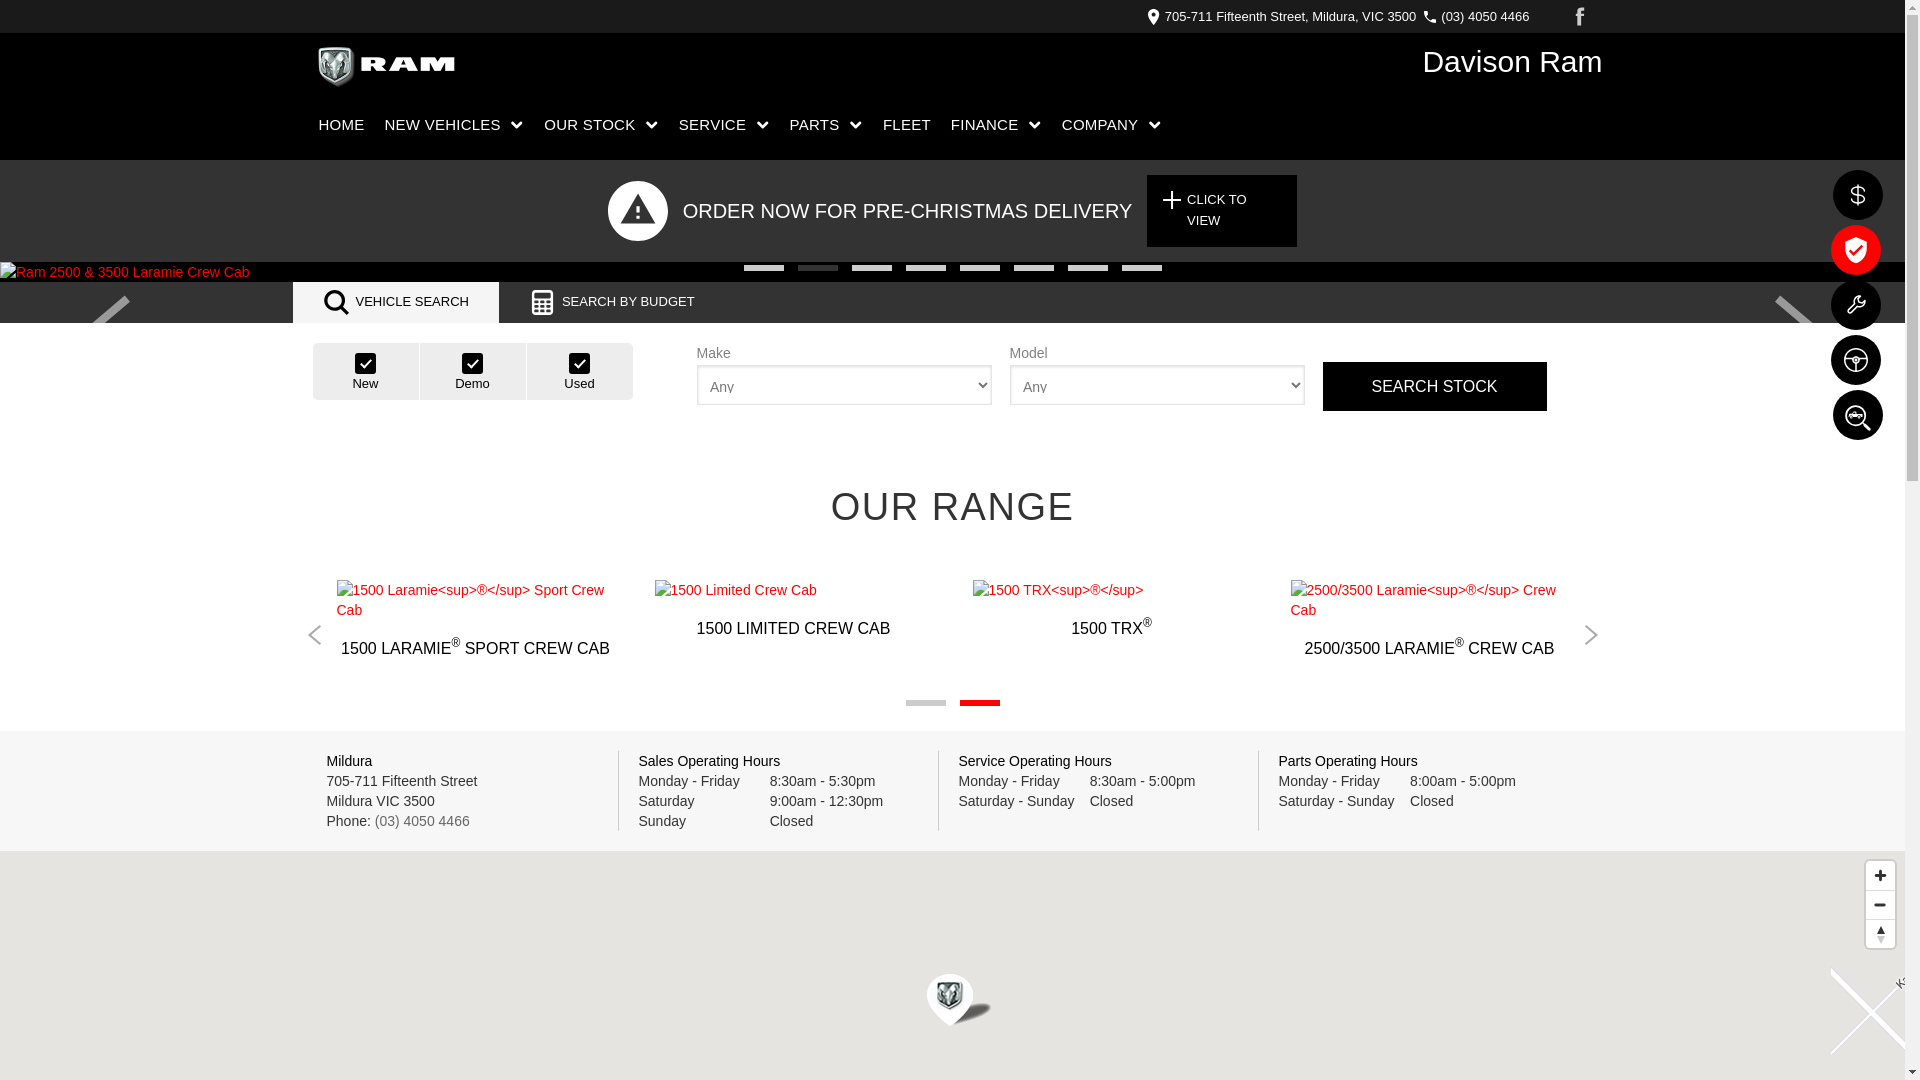 Image resolution: width=1920 pixels, height=1080 pixels. Describe the element at coordinates (780, 124) in the screenshot. I see `'PARTS'` at that location.